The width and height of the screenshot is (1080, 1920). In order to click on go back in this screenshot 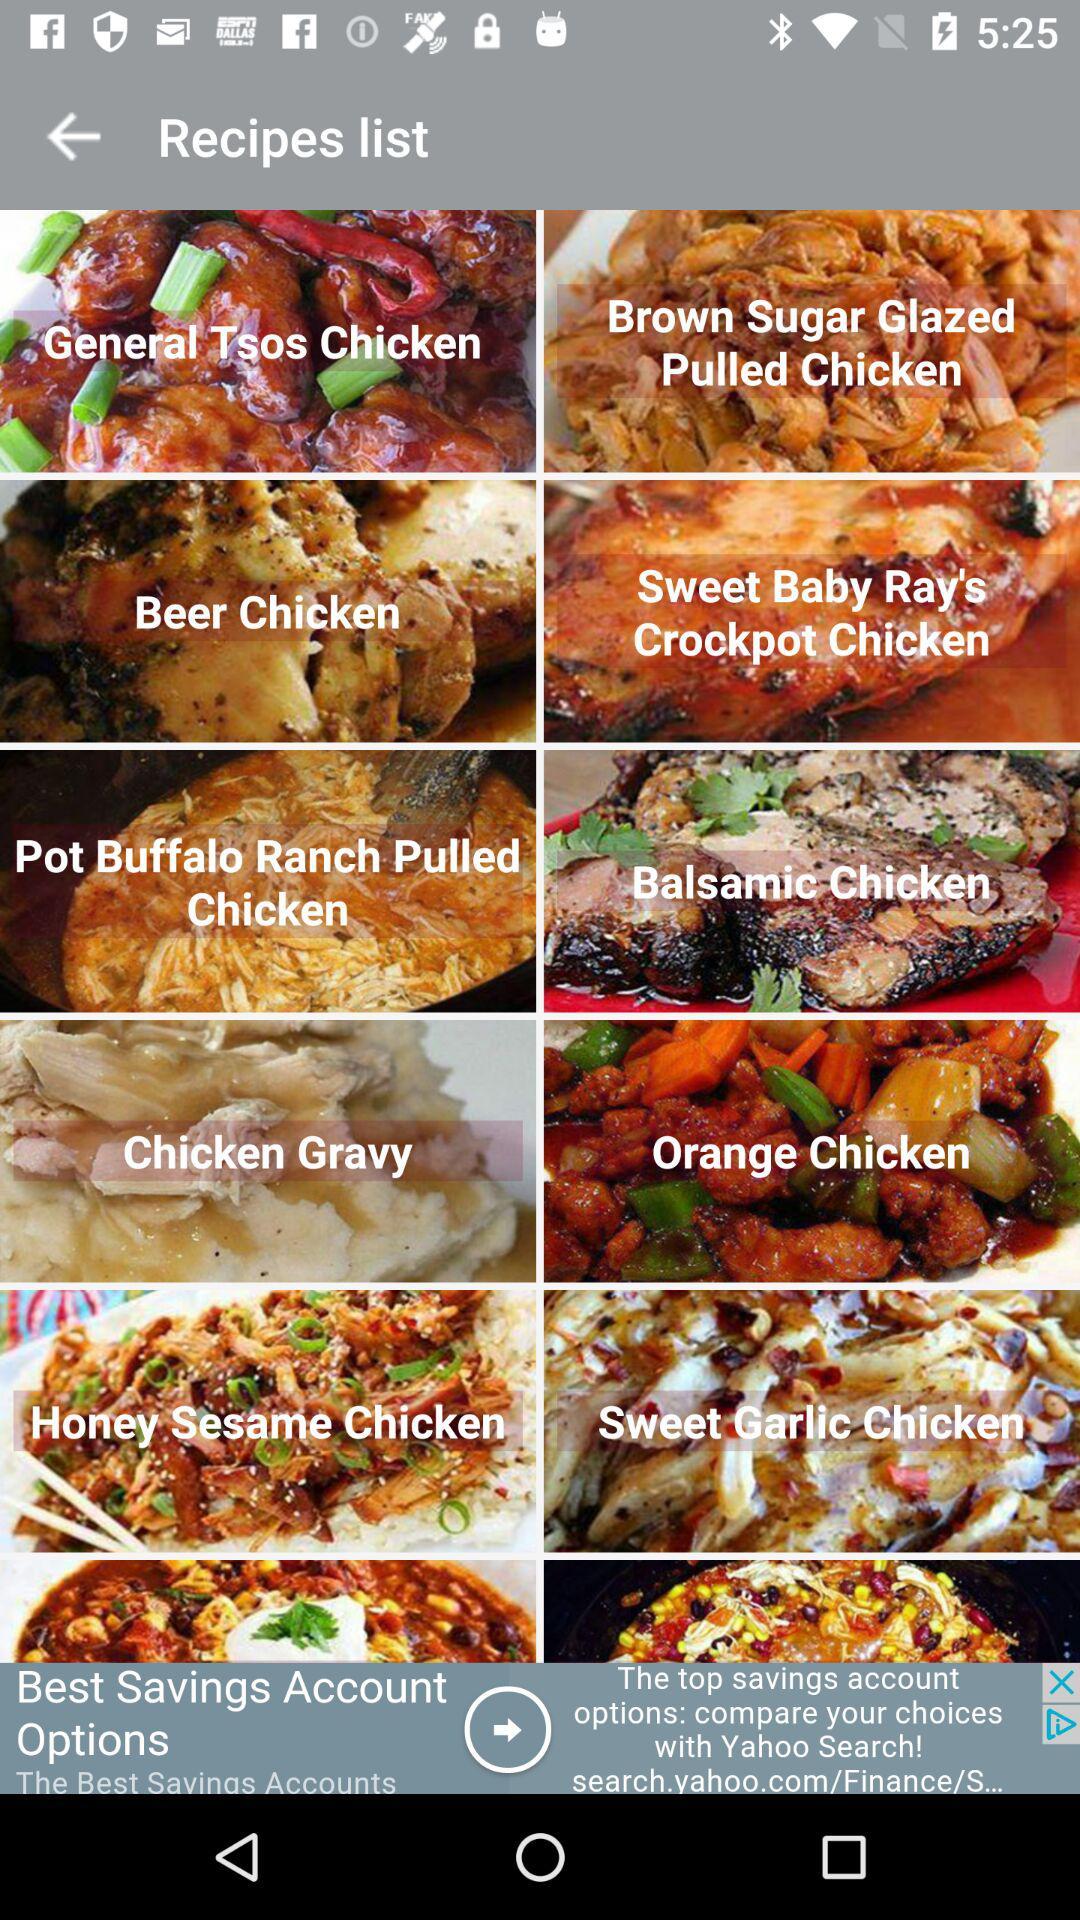, I will do `click(72, 135)`.